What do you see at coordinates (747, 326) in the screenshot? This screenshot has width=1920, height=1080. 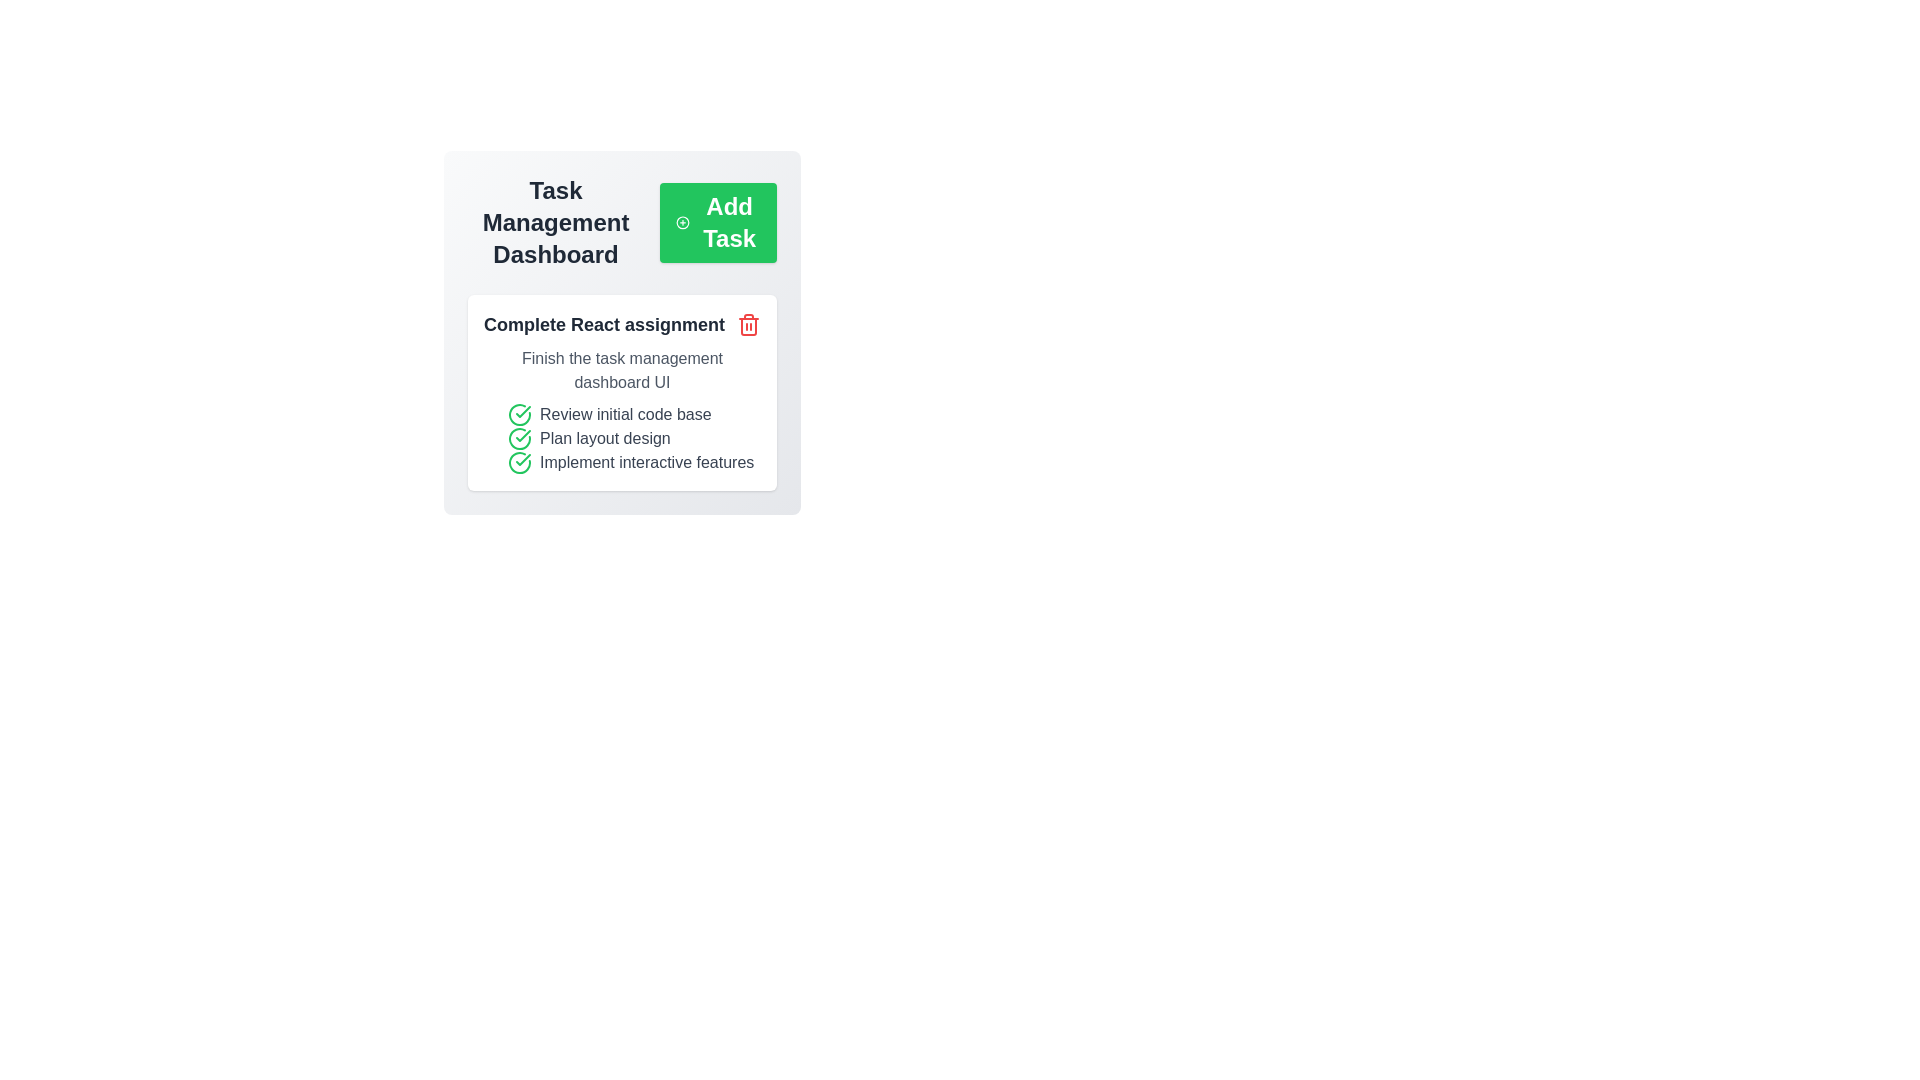 I see `the main body of the trash bin icon located in the right section of the task card titled 'Complete React assignment'` at bounding box center [747, 326].